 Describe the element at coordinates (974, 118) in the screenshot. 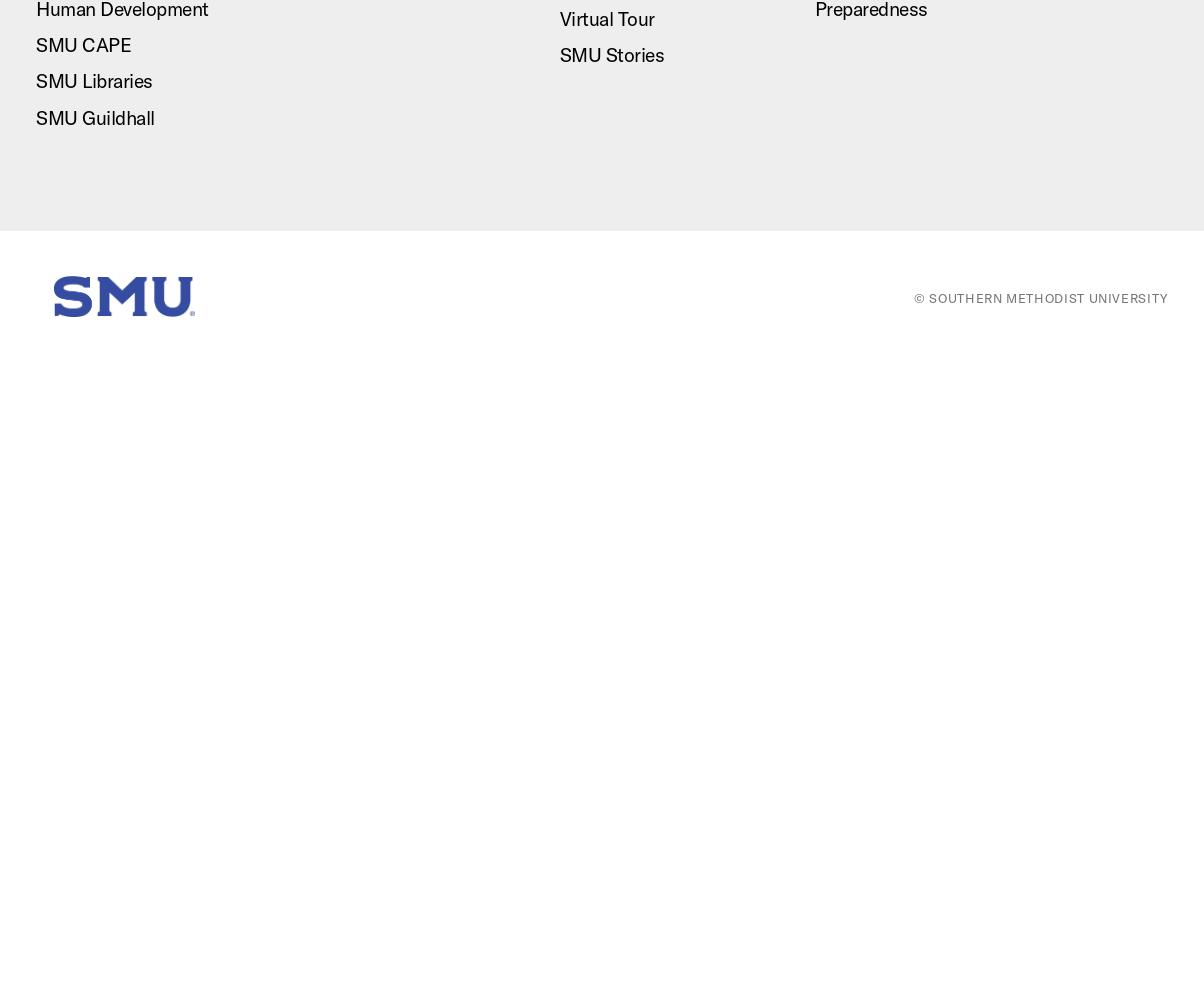

I see `'SMU and Dallas'` at that location.